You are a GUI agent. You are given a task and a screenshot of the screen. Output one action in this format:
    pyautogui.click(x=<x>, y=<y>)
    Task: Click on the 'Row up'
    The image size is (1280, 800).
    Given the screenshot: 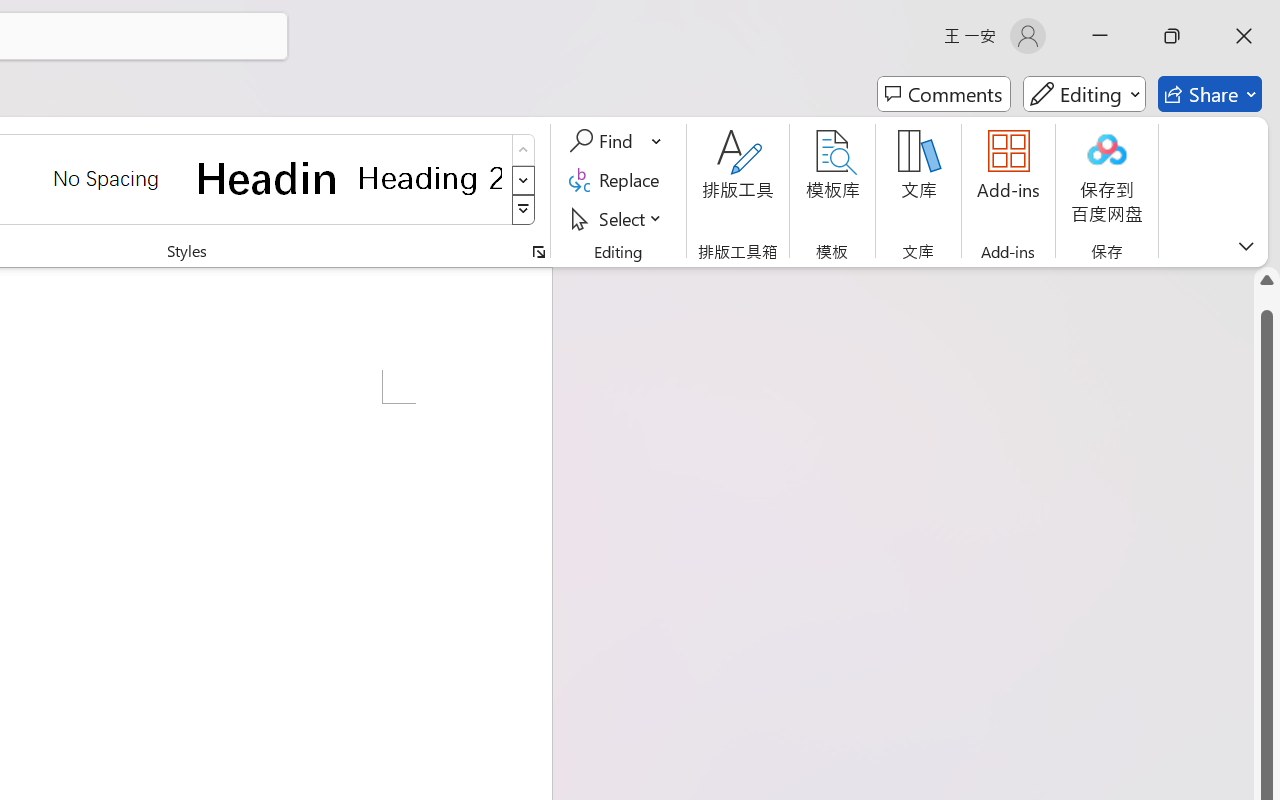 What is the action you would take?
    pyautogui.click(x=523, y=150)
    